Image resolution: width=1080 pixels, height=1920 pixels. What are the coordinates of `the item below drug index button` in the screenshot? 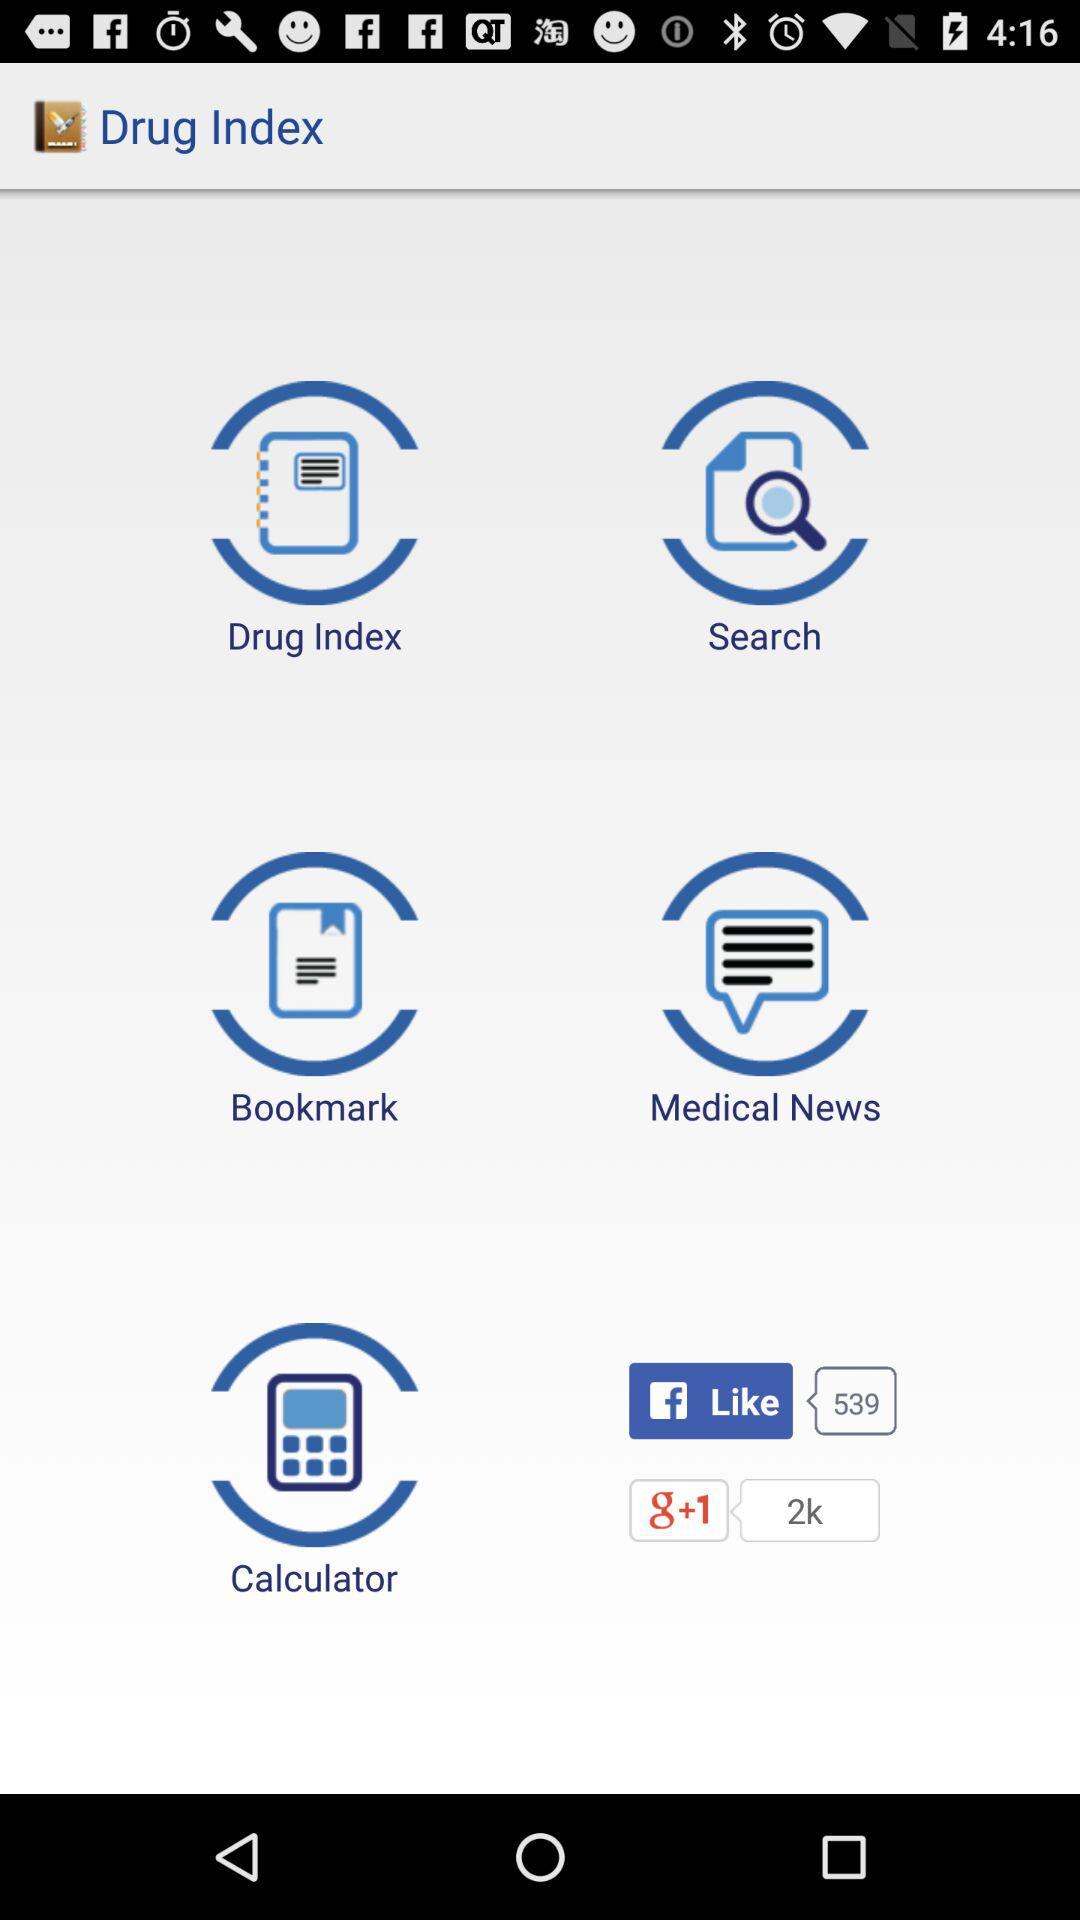 It's located at (314, 991).